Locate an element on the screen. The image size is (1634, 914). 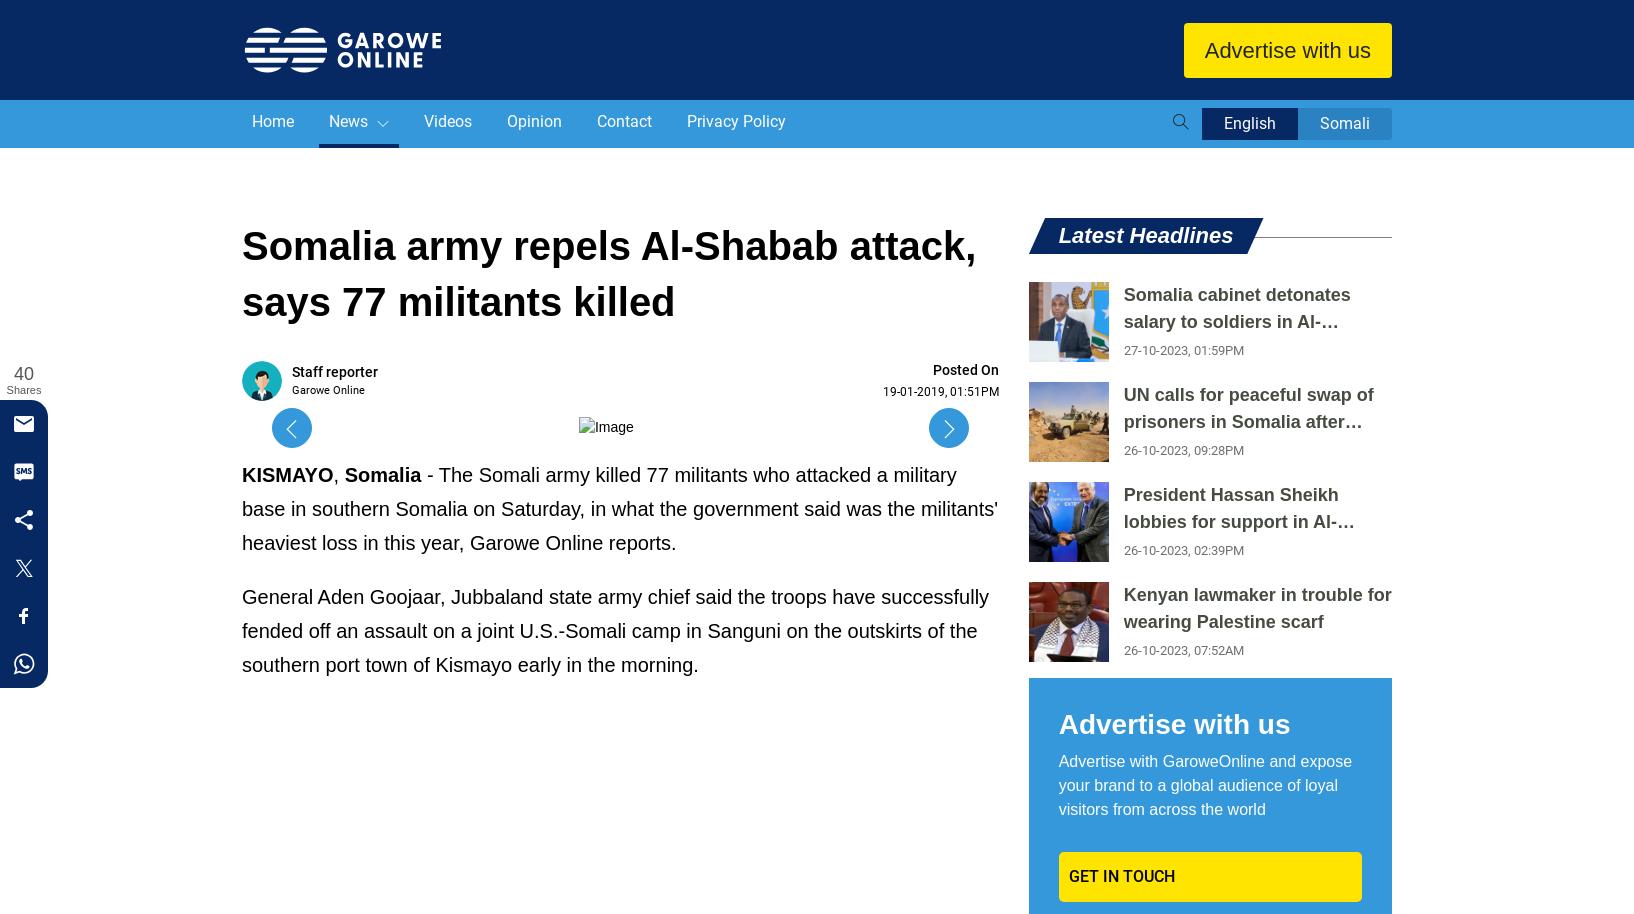
'Privacy Policy' is located at coordinates (736, 121).